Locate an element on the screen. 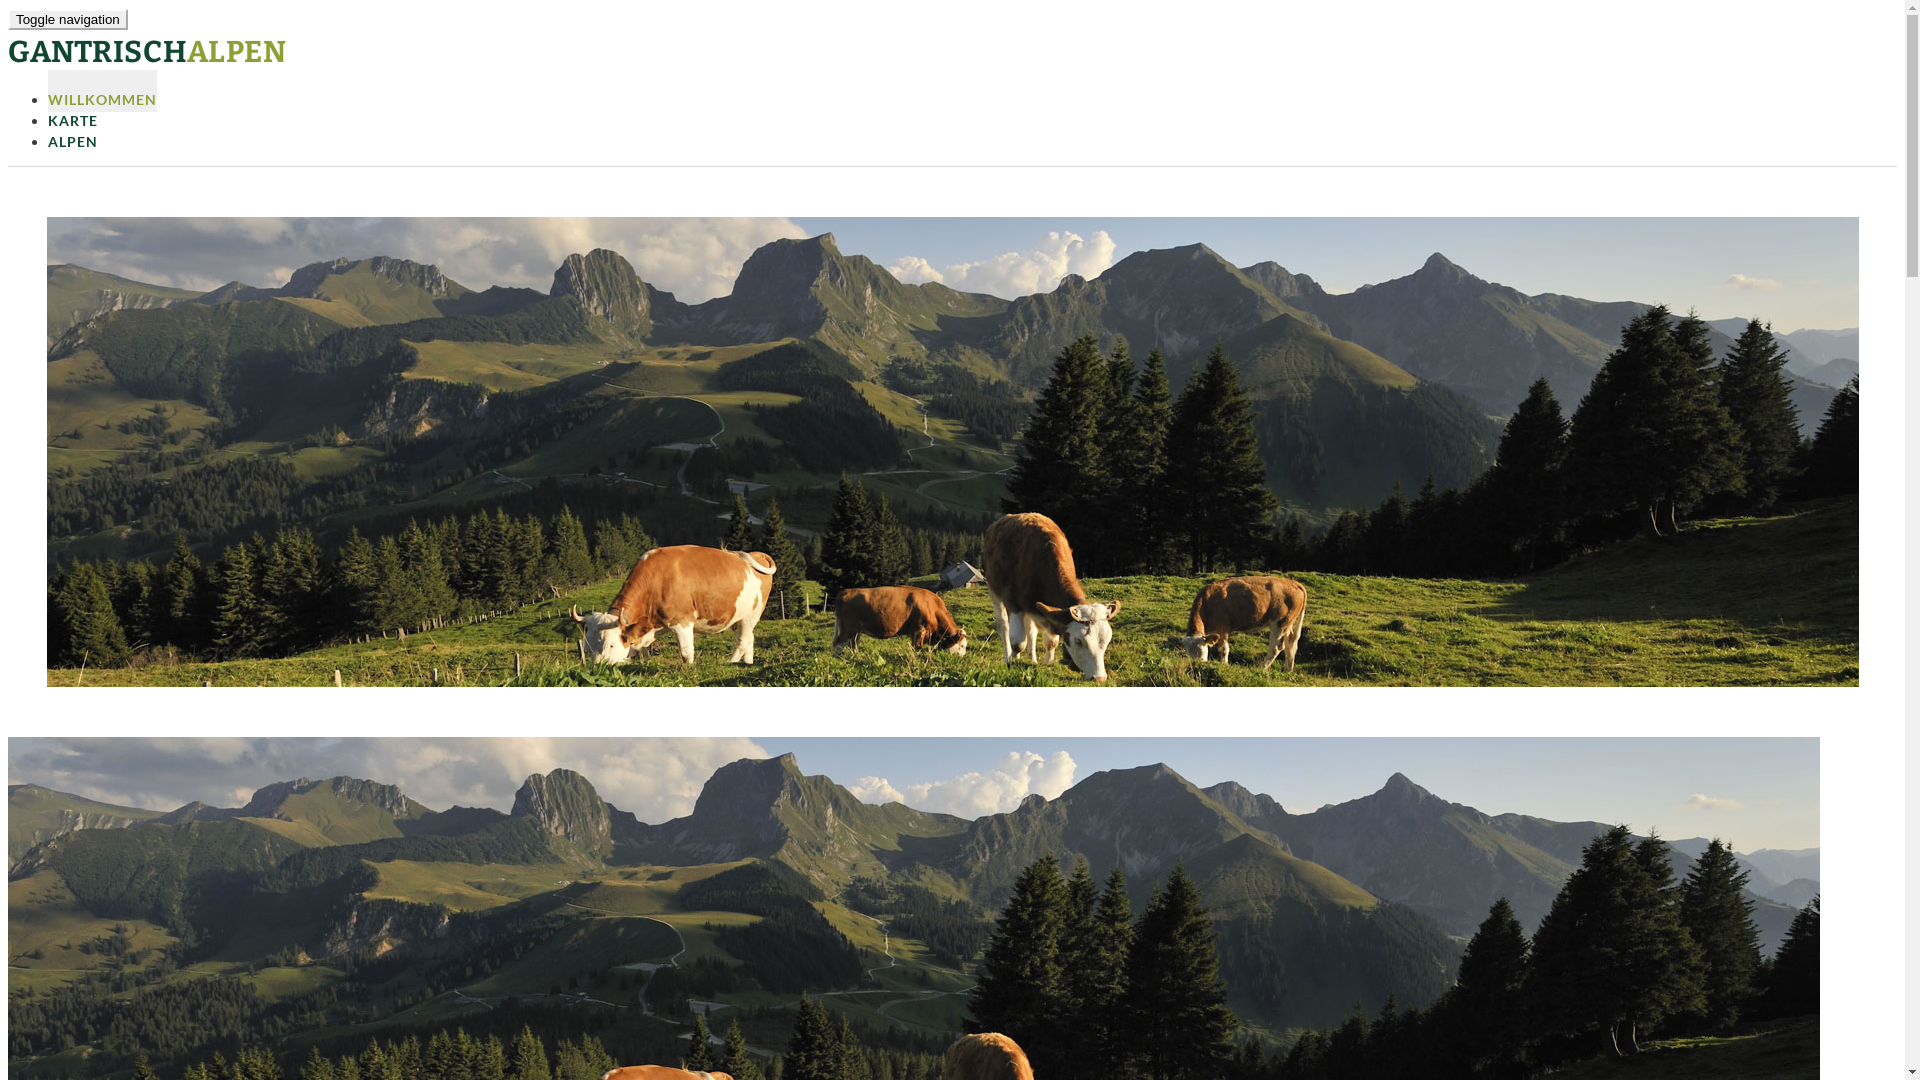 This screenshot has height=1080, width=1920. 'Toggle navigation' is located at coordinates (67, 19).